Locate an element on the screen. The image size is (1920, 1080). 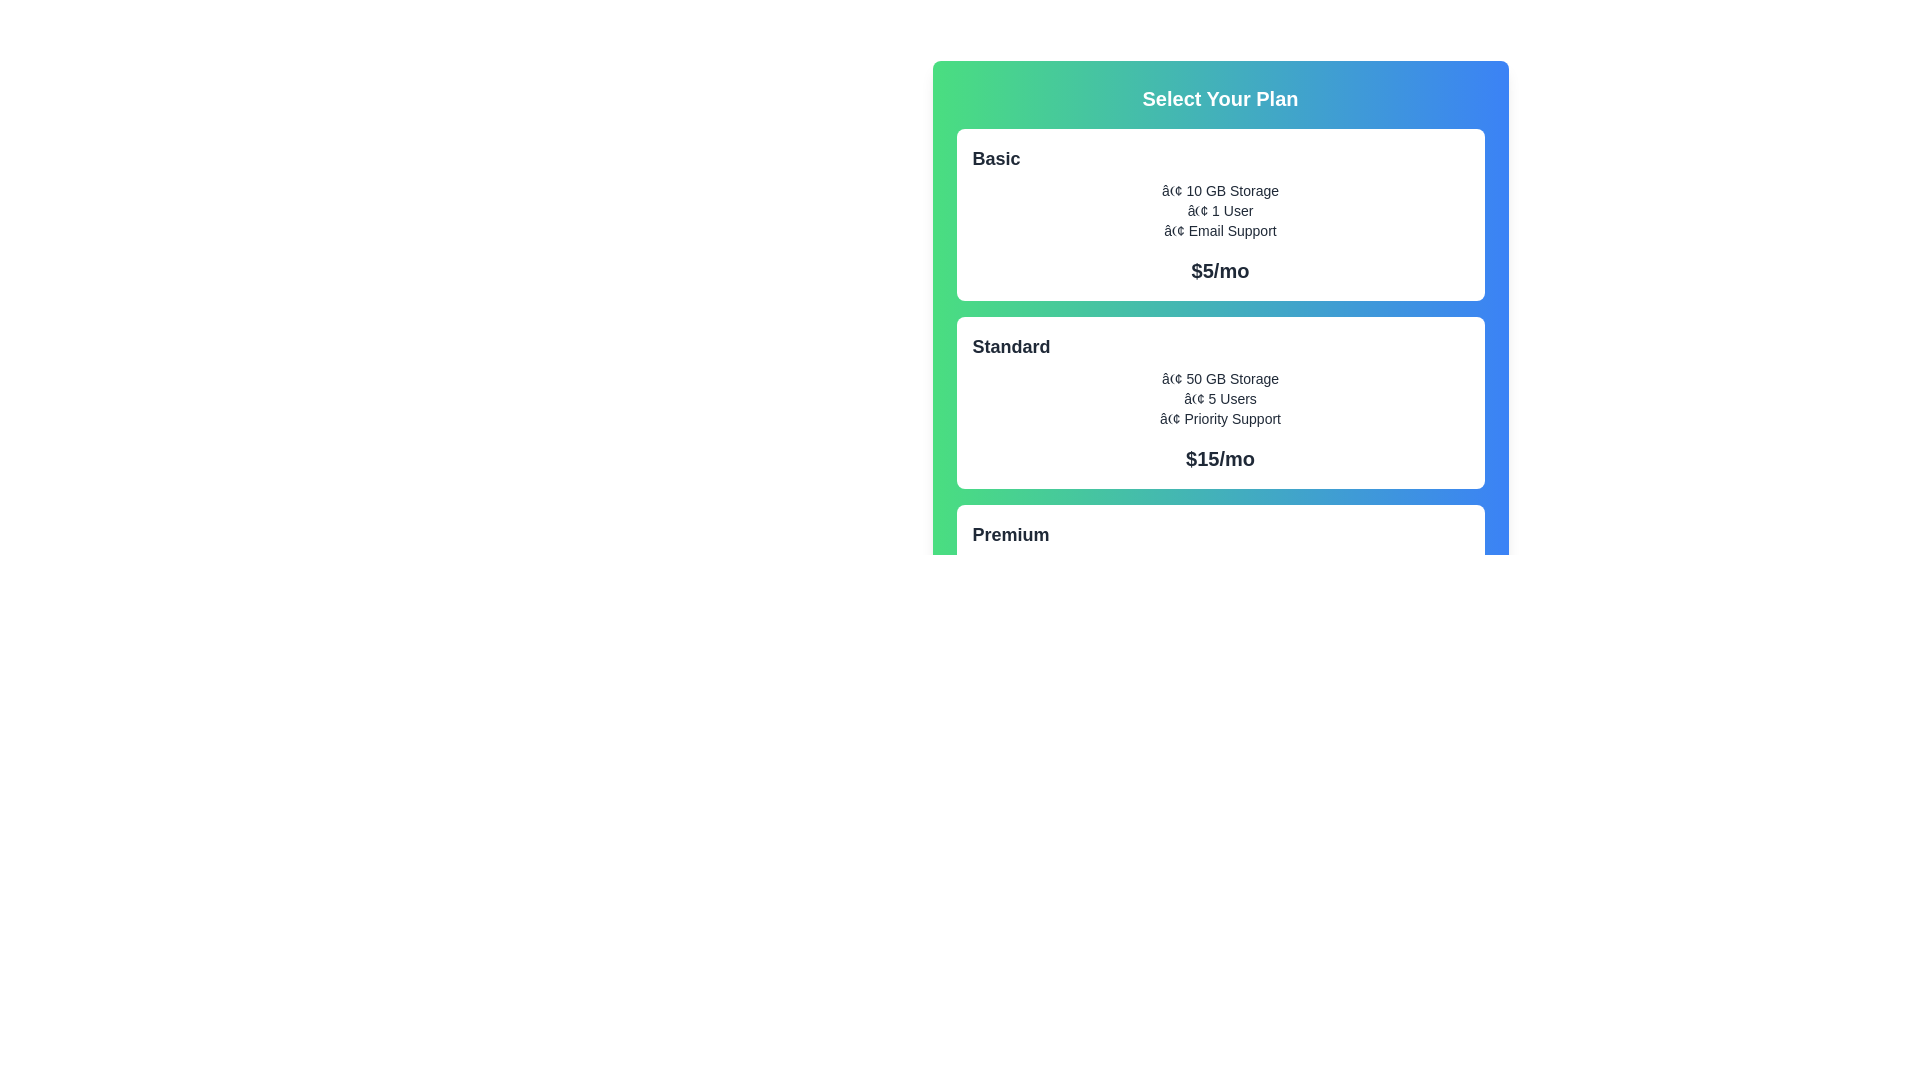
static text element displaying '• 1 User', which is styled minimally and located in the 'Basic' section of the pricing plan interface is located at coordinates (1219, 211).